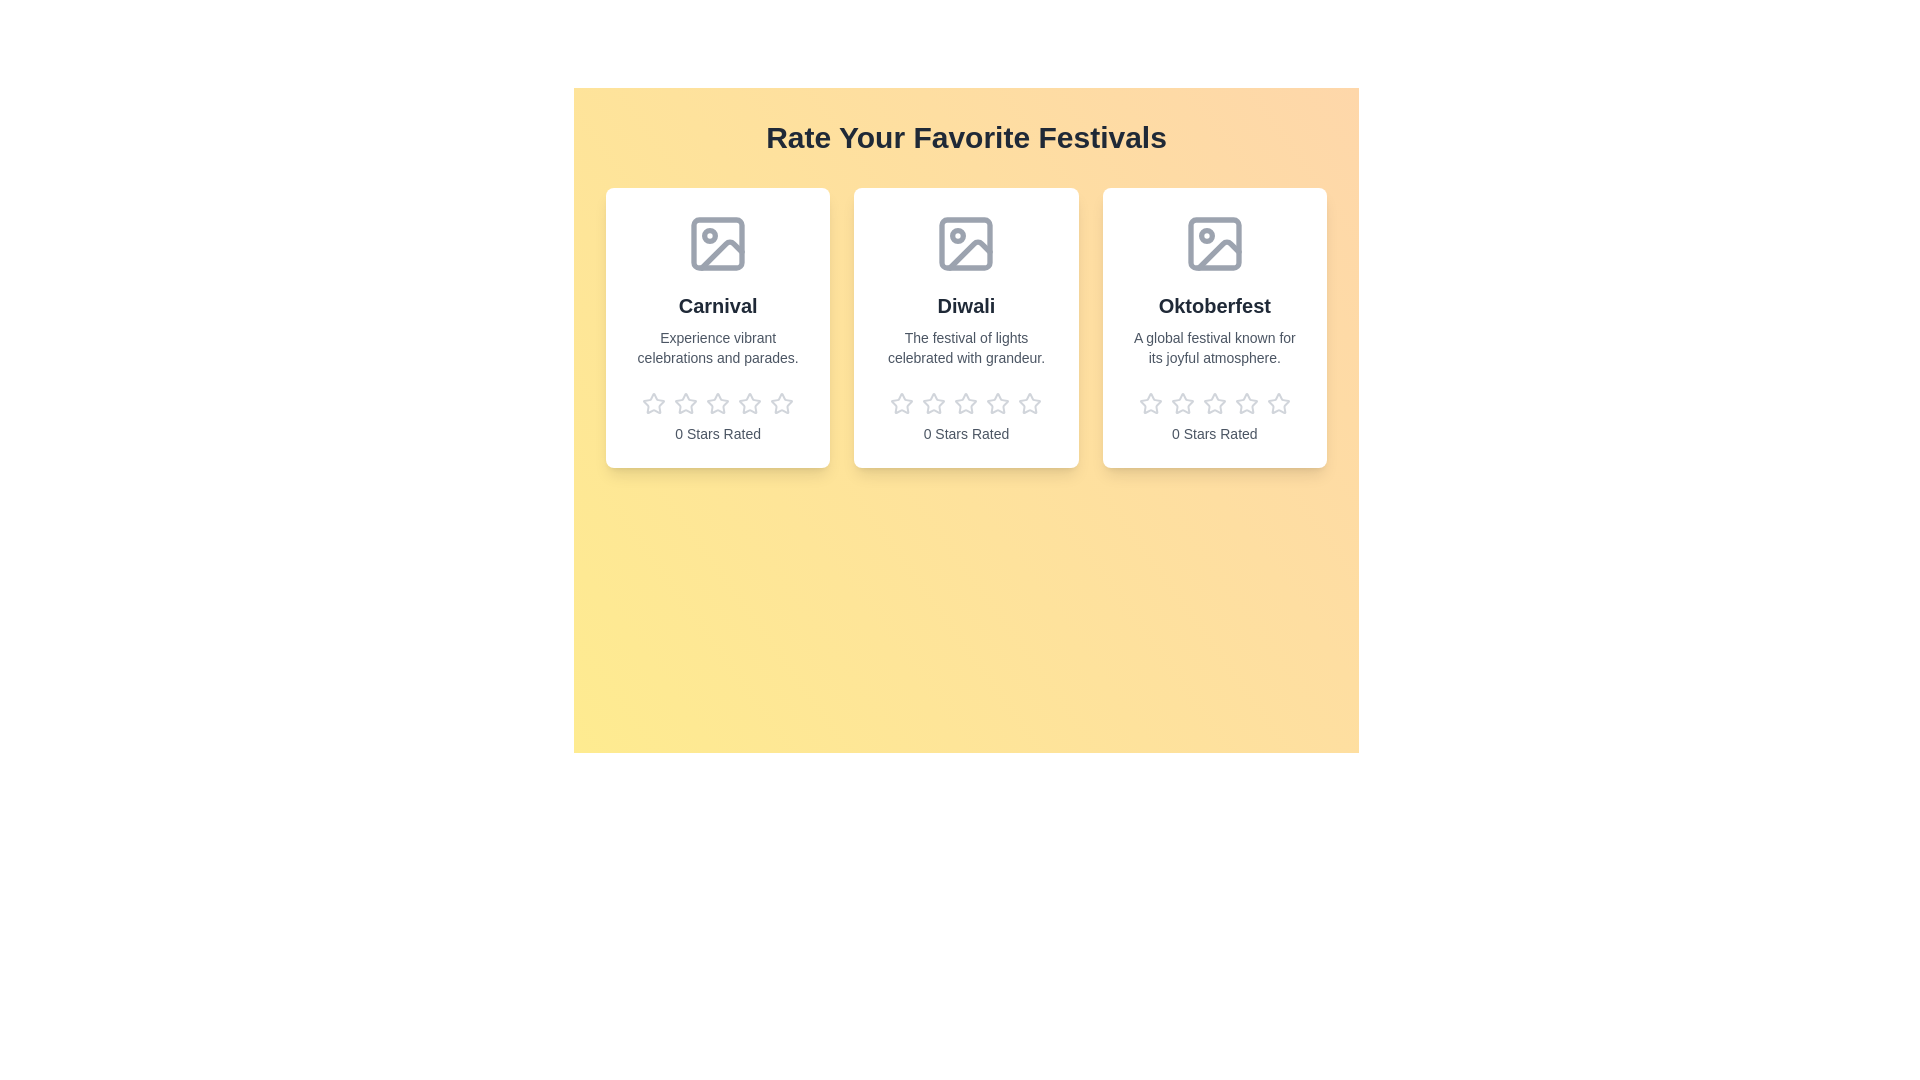  Describe the element at coordinates (1213, 326) in the screenshot. I see `the festival card for Oktoberfest to observe hover effects` at that location.